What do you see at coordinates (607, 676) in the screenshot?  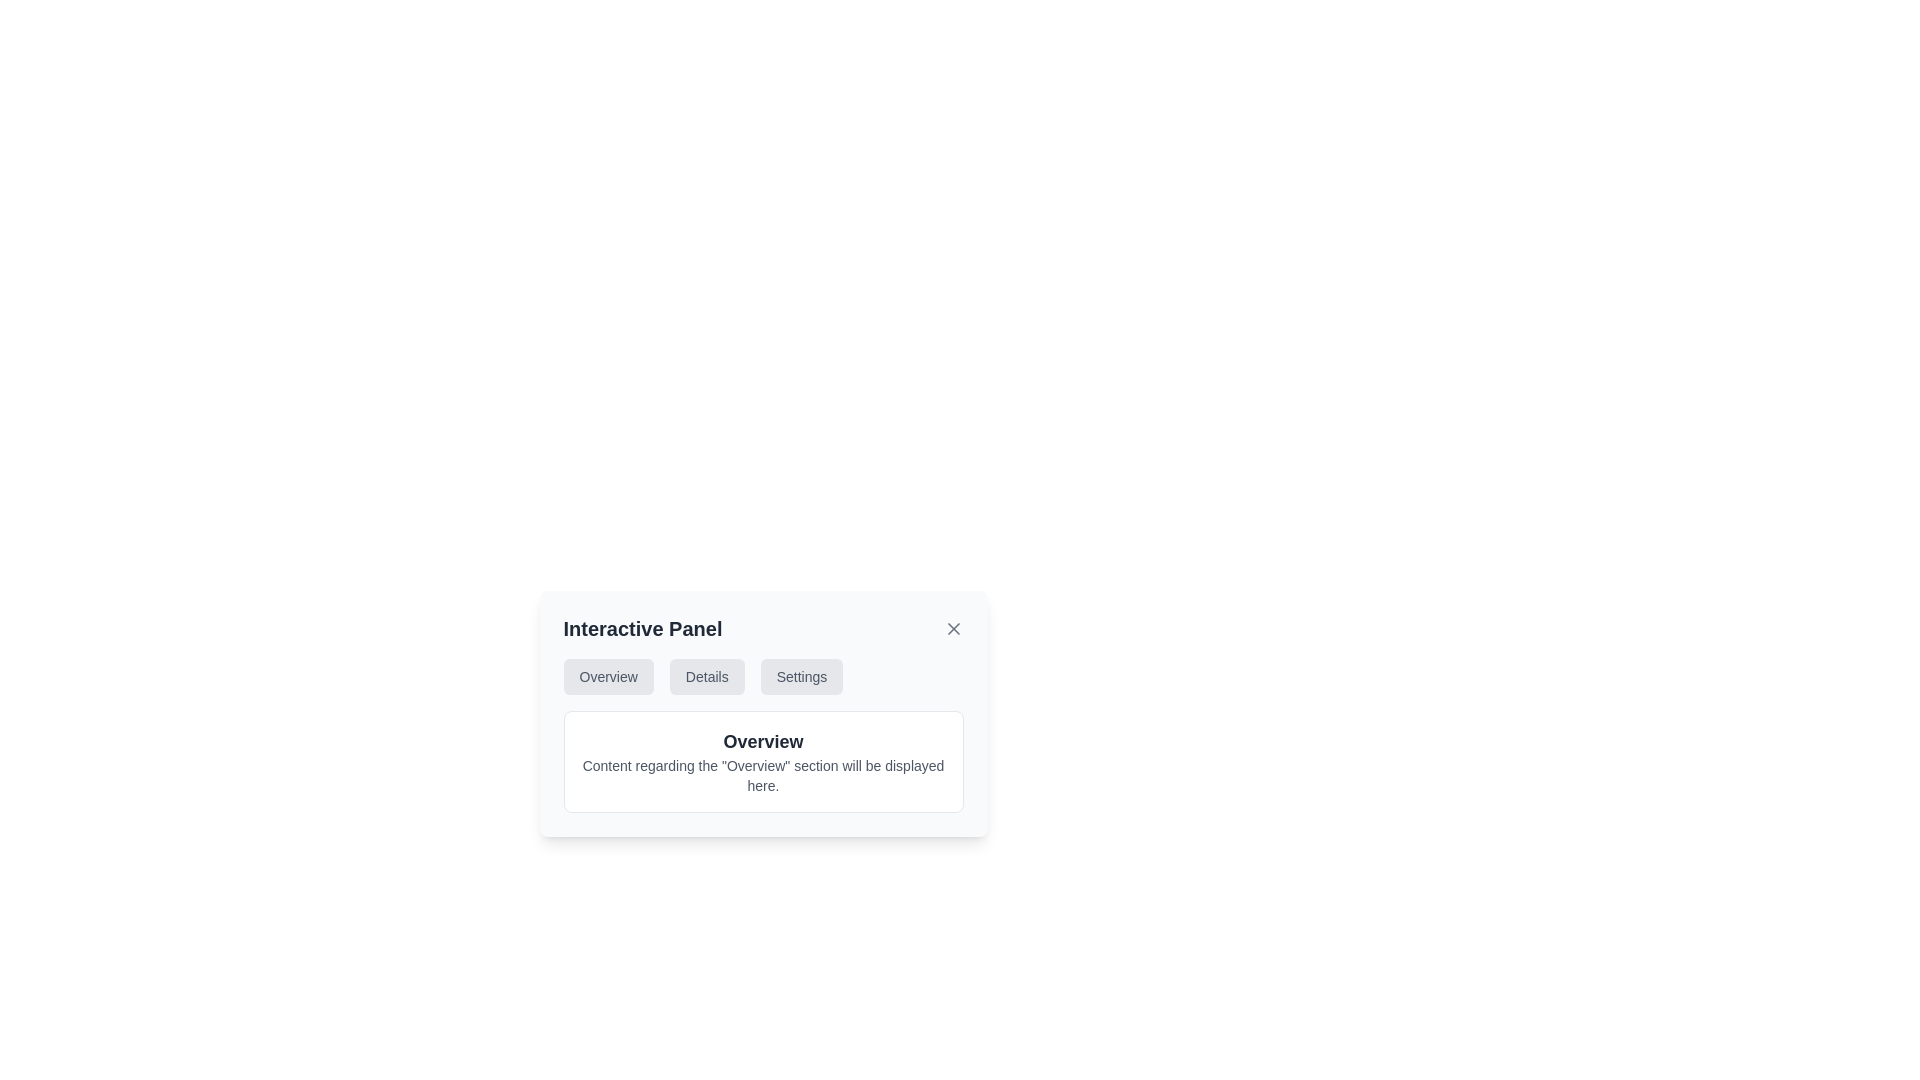 I see `the 'Overview' navigation tab` at bounding box center [607, 676].